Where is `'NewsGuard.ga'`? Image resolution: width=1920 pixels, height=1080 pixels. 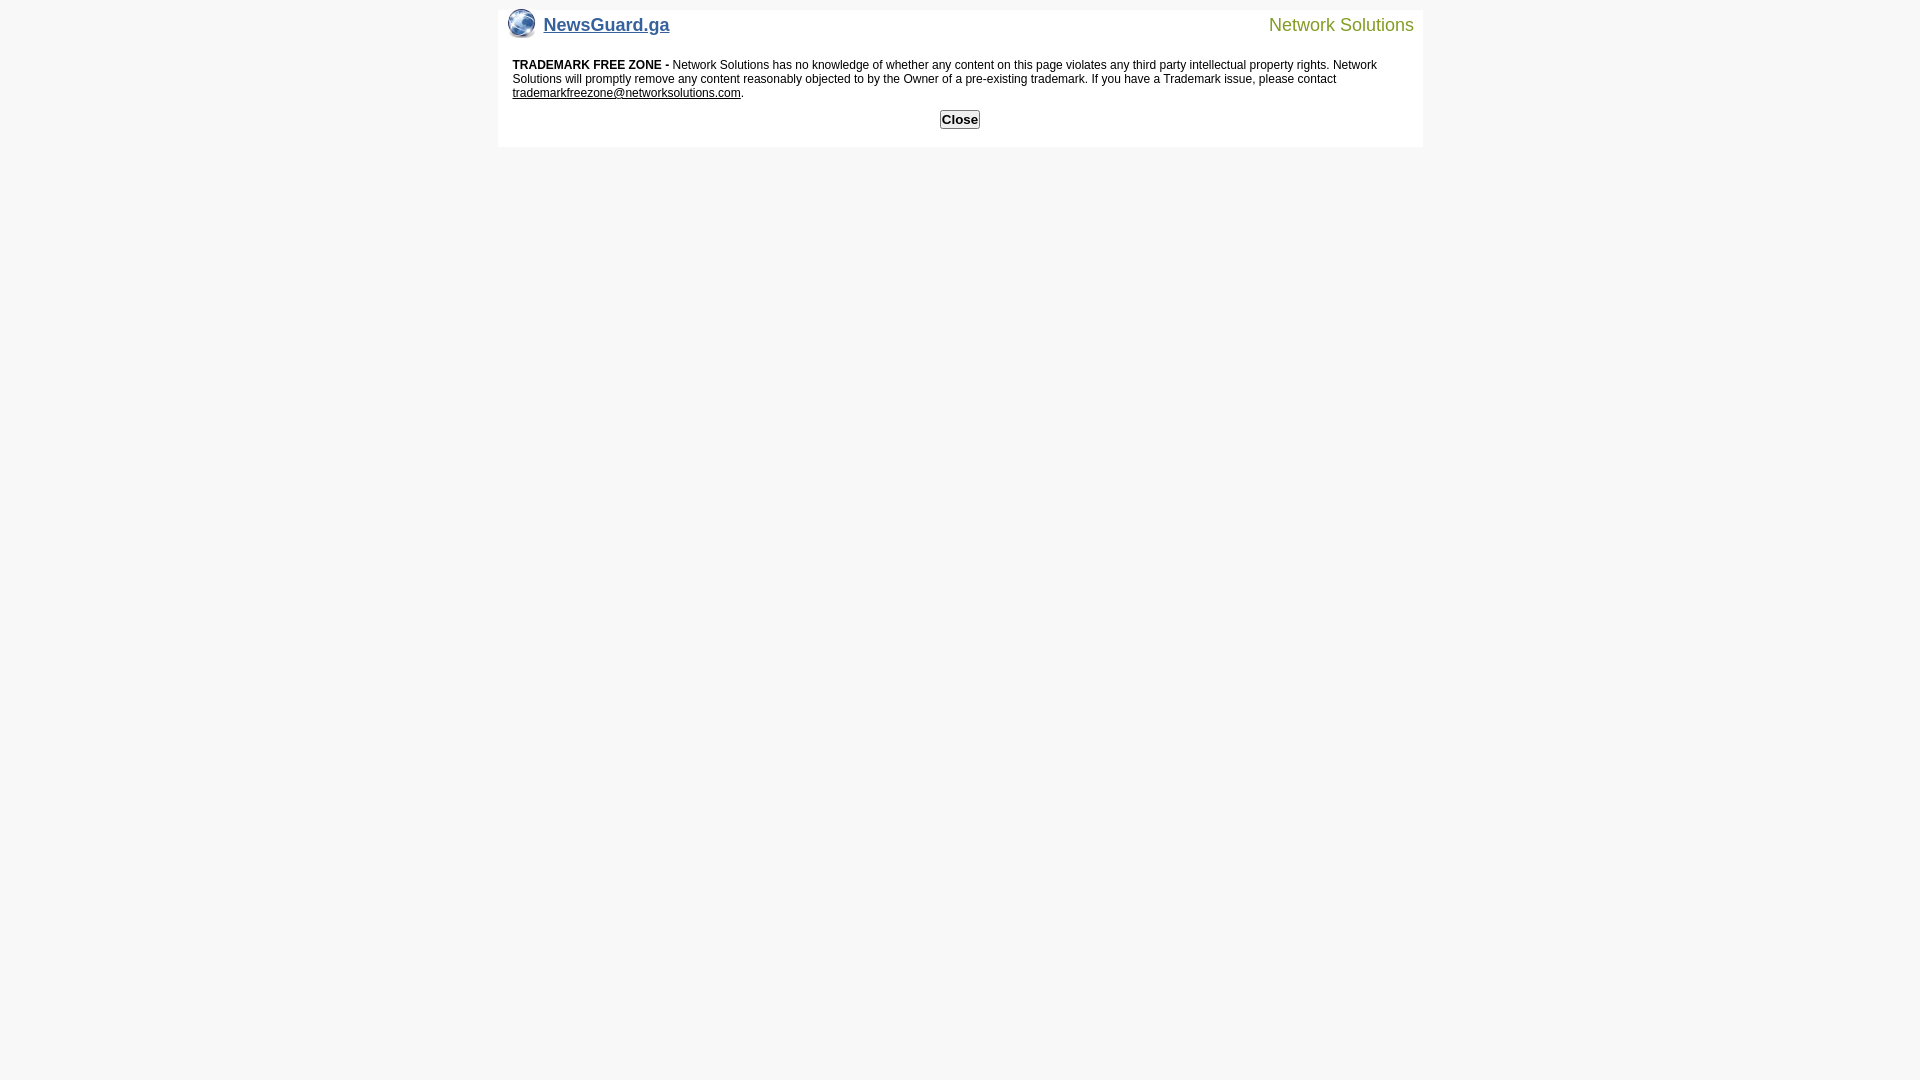
'NewsGuard.ga' is located at coordinates (588, 29).